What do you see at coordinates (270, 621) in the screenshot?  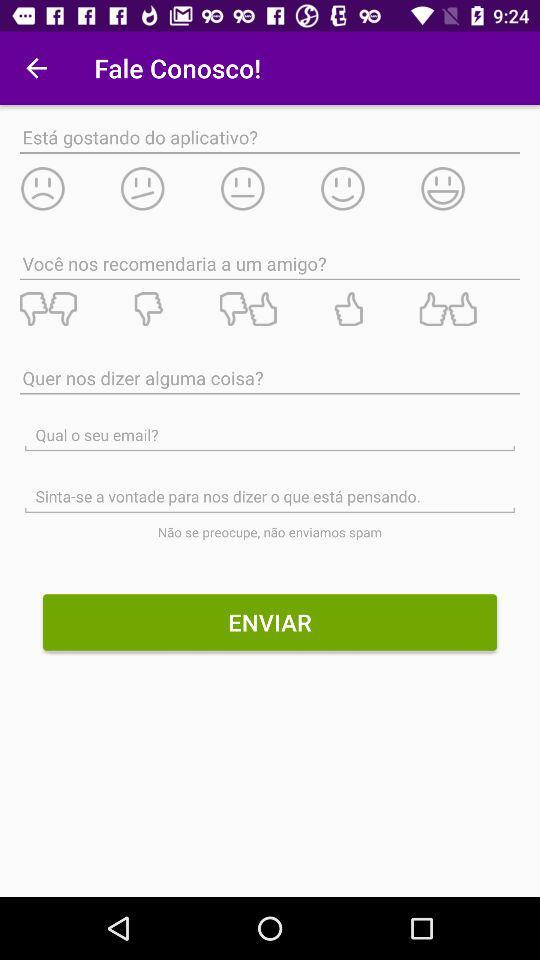 I see `the enviar icon` at bounding box center [270, 621].